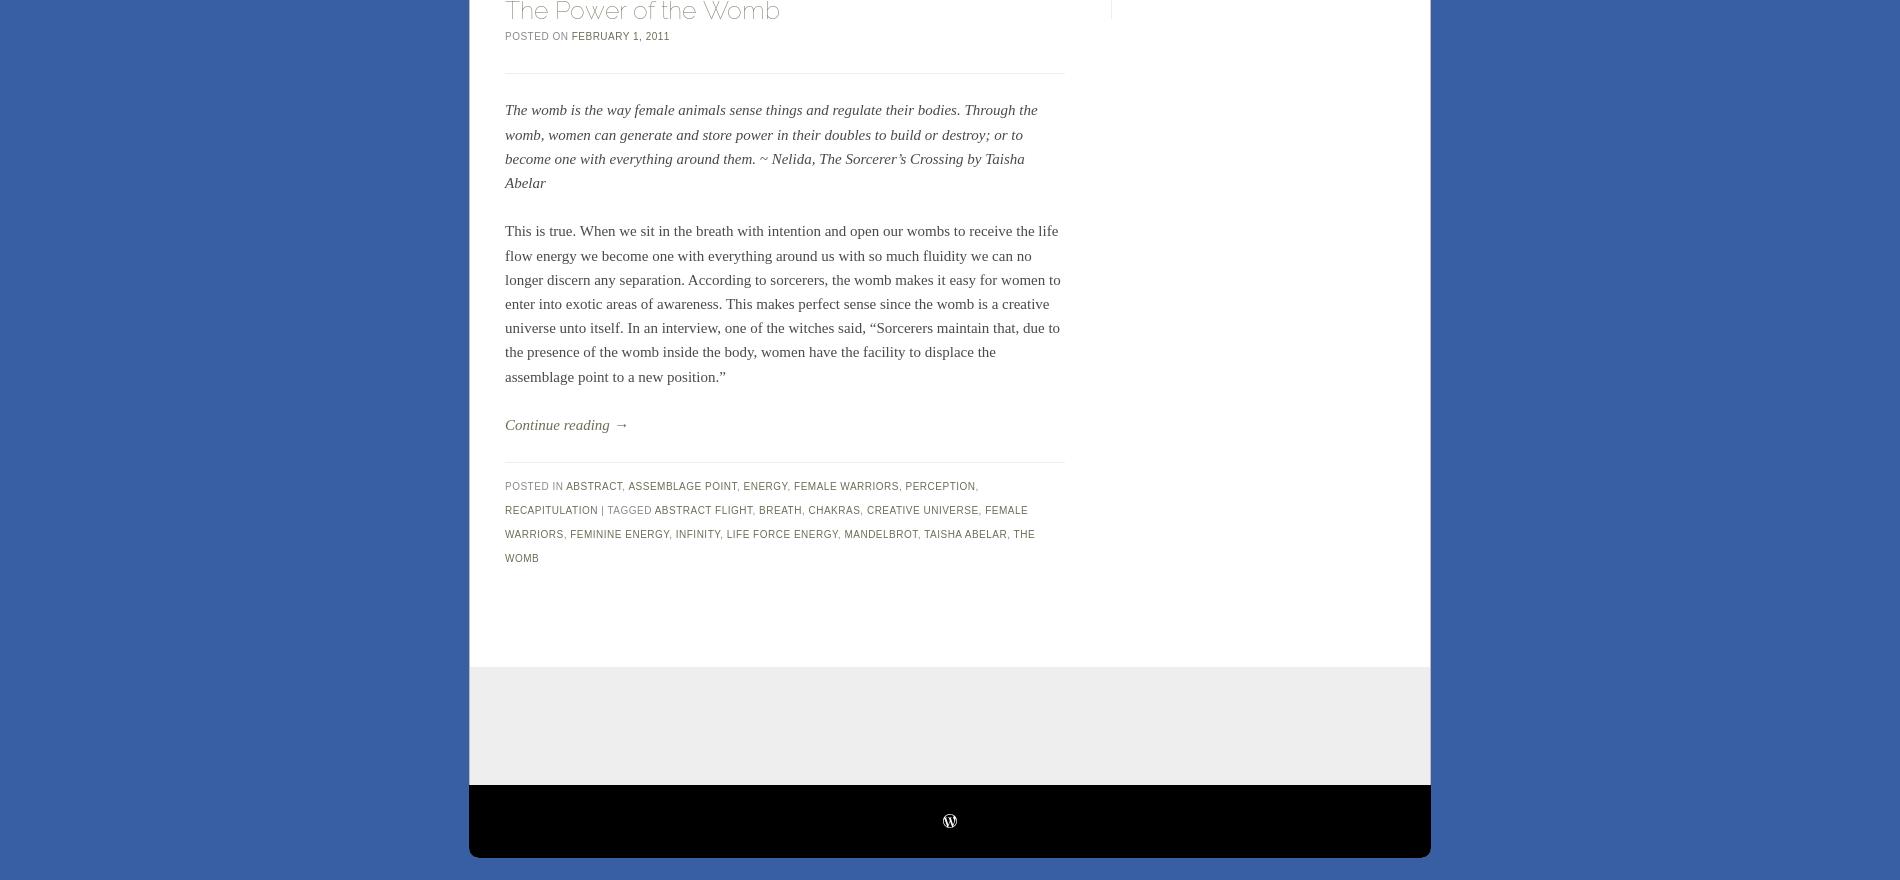 The width and height of the screenshot is (1900, 880). I want to click on 'breath', so click(778, 509).